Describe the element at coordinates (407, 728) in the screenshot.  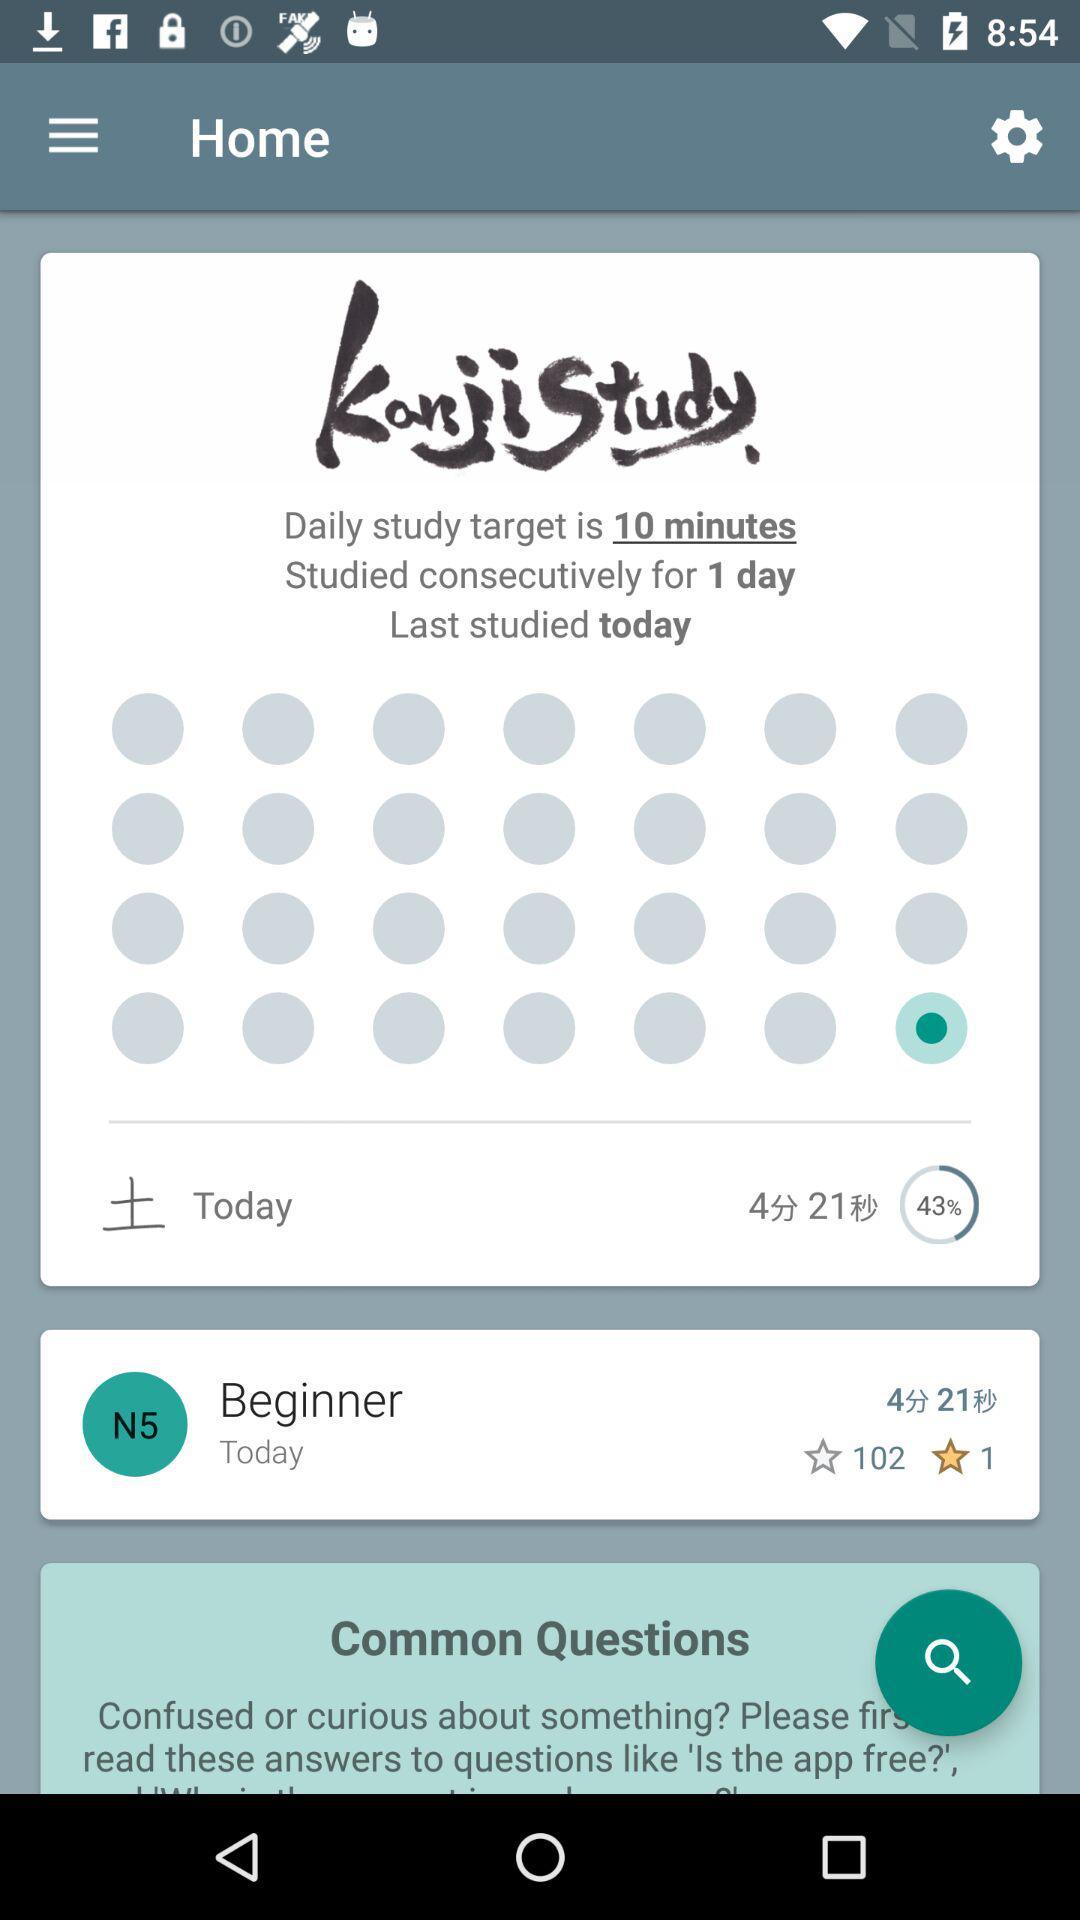
I see `the item below the last studied today icon` at that location.